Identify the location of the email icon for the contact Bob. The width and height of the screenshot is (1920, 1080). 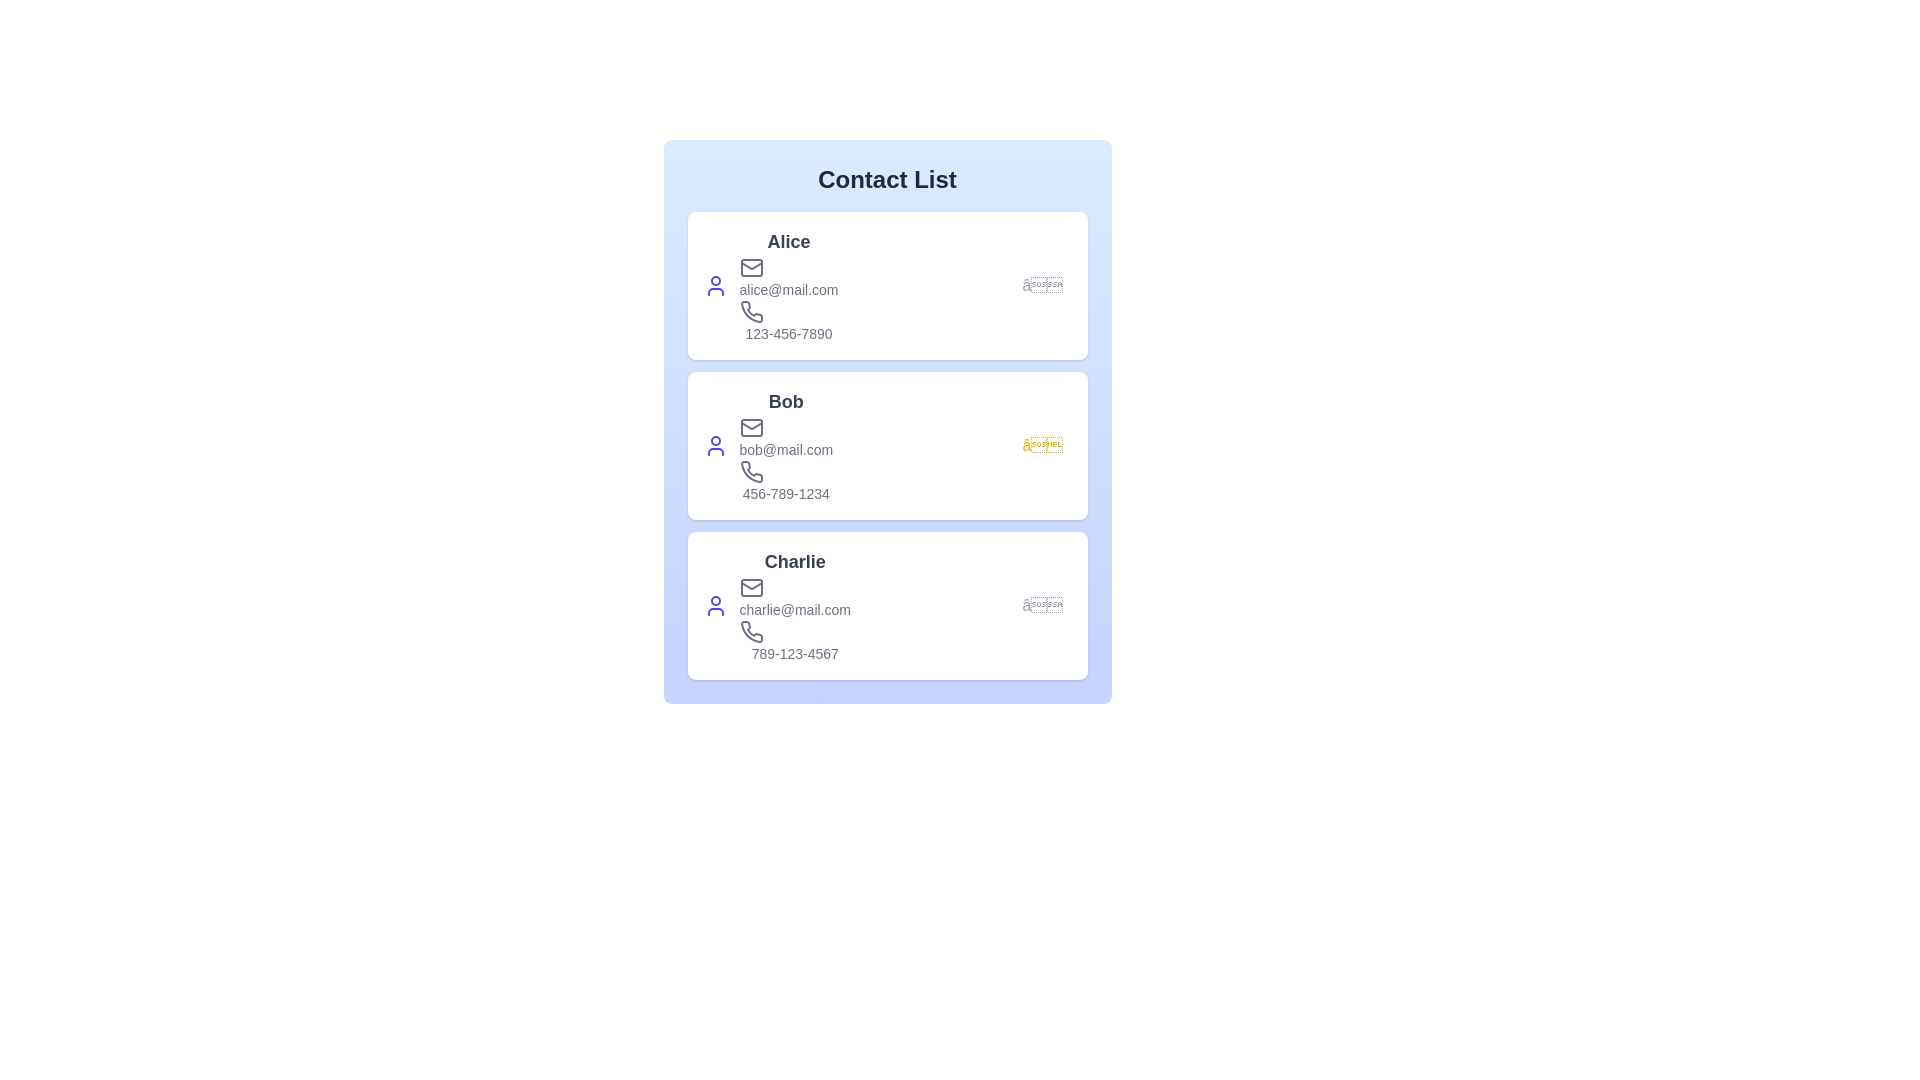
(750, 427).